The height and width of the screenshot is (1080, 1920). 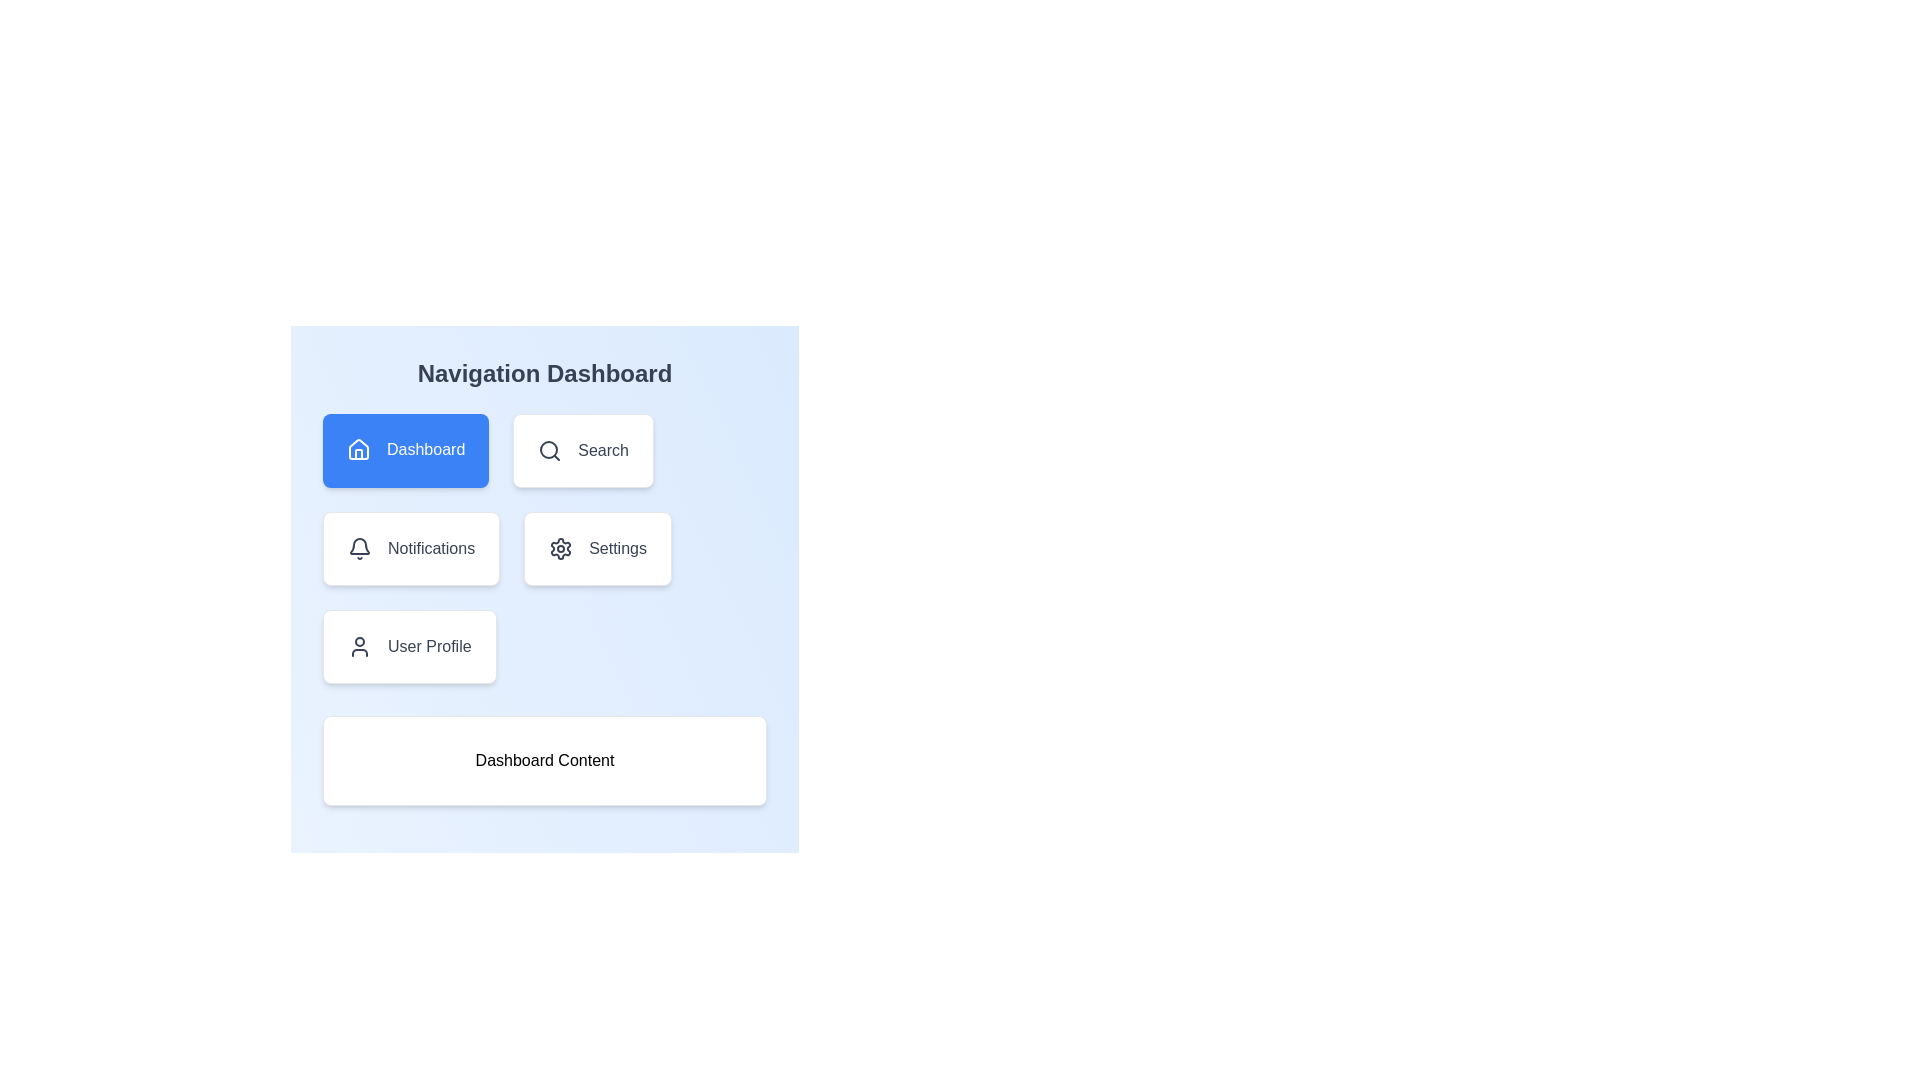 I want to click on the white rectangular box labeled 'Dashboard Content' with rounded corners, located at the bottom of the layout, so click(x=545, y=760).